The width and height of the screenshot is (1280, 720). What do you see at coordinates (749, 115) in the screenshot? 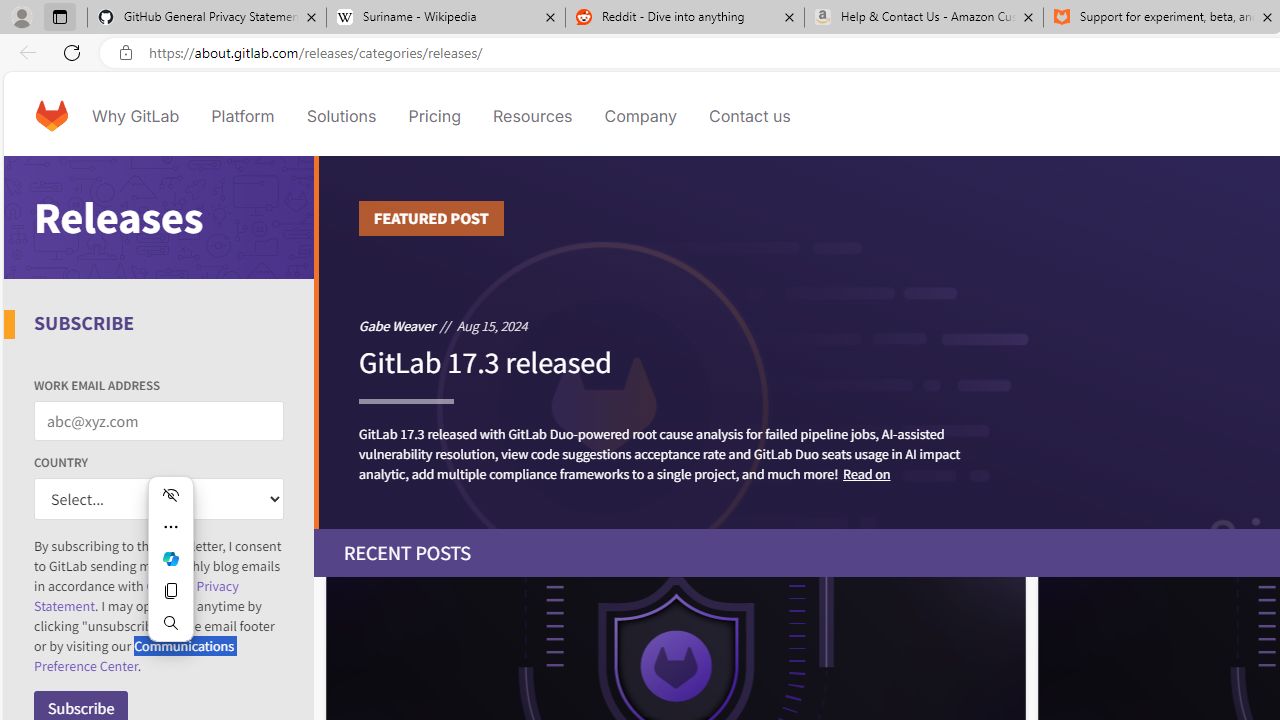
I see `'Contact us'` at bounding box center [749, 115].